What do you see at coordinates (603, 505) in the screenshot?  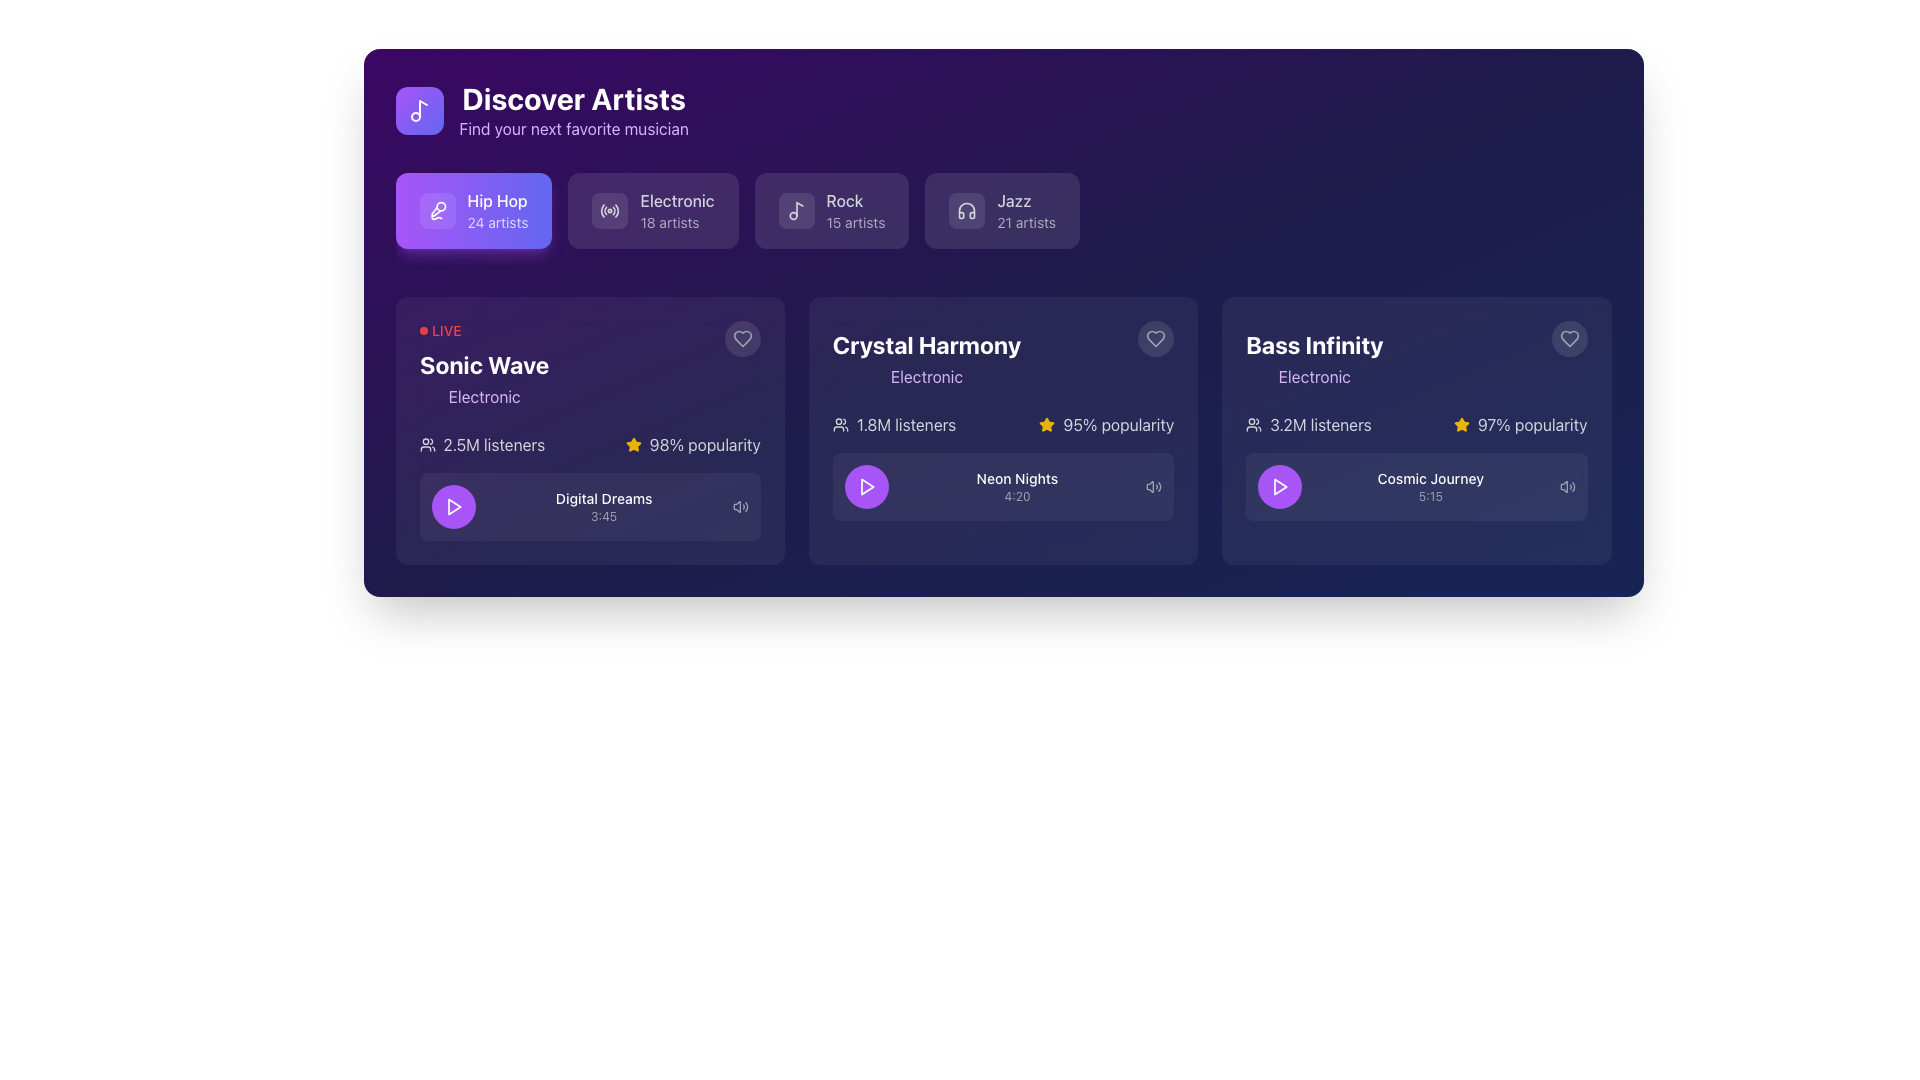 I see `the label that displays the title and duration of the song or audio track, located in the lower section of the 'Sonic Wave' card, centrally under the 'LIVE' indicator and above the purple play button` at bounding box center [603, 505].